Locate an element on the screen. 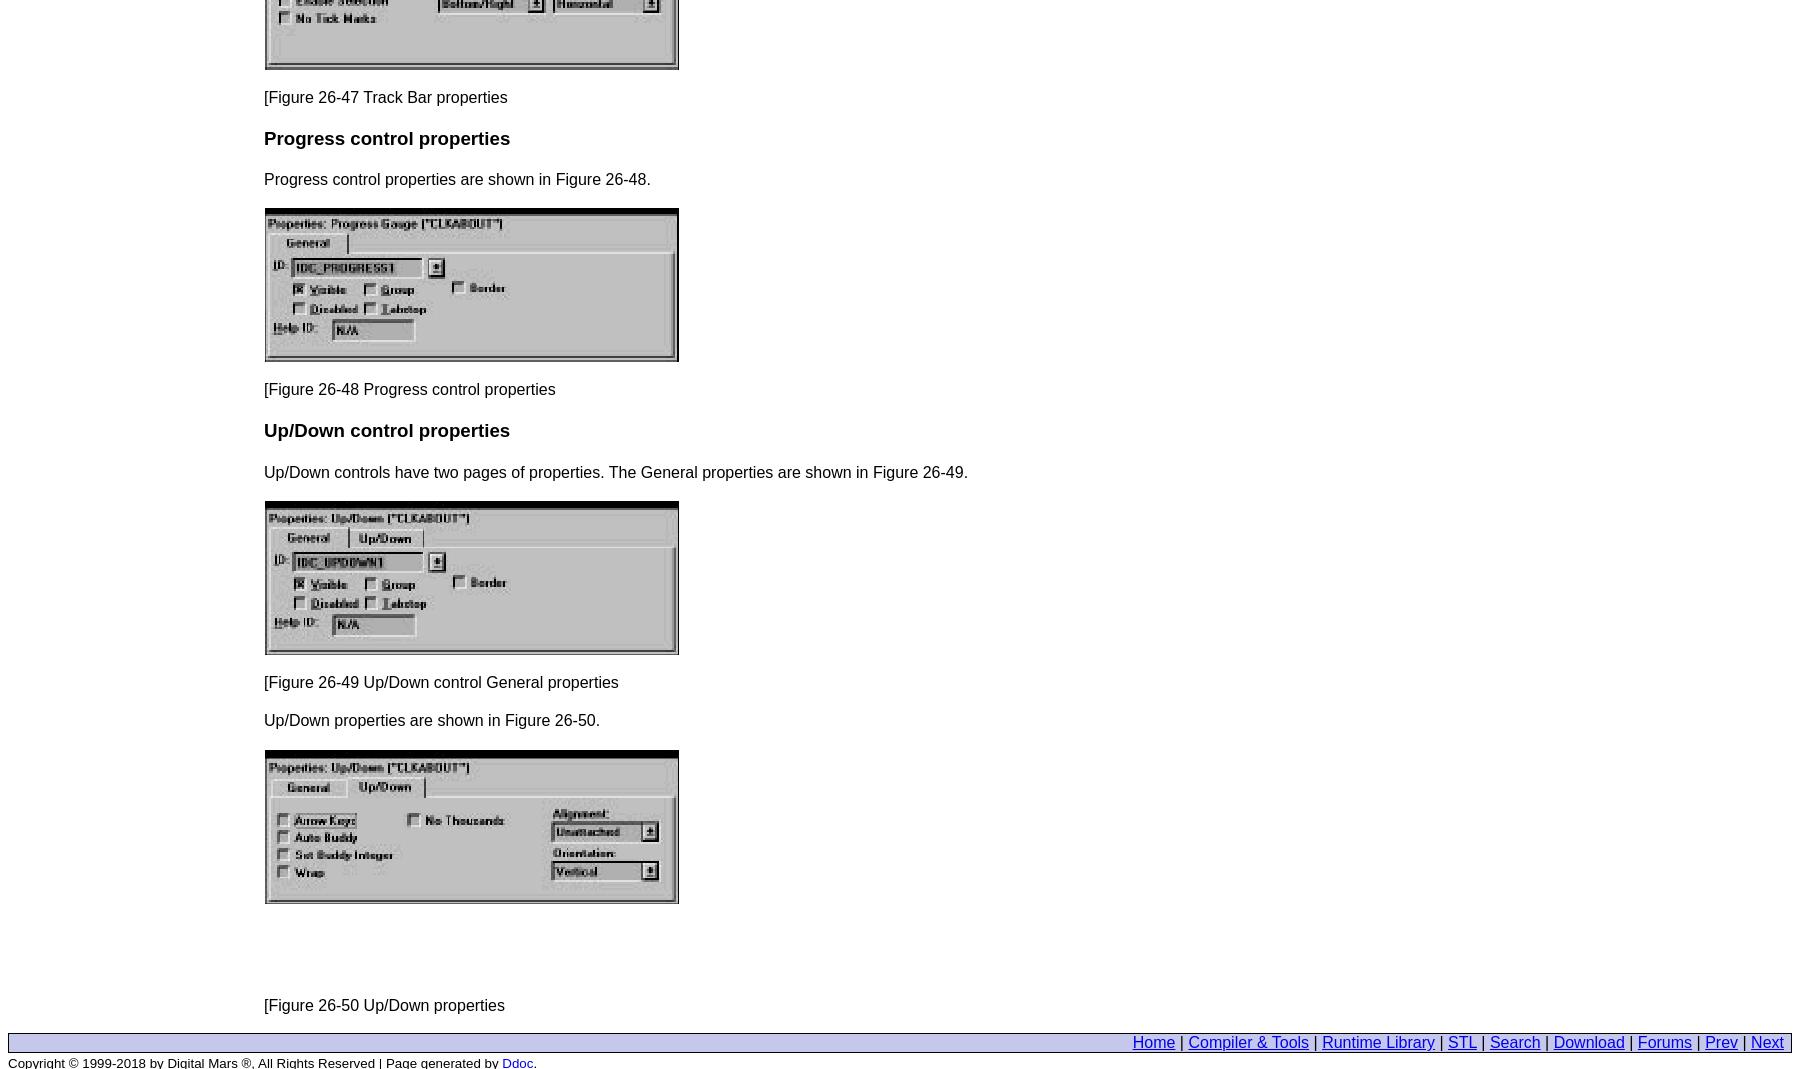 The image size is (1800, 1069). 'STL' is located at coordinates (1460, 1042).